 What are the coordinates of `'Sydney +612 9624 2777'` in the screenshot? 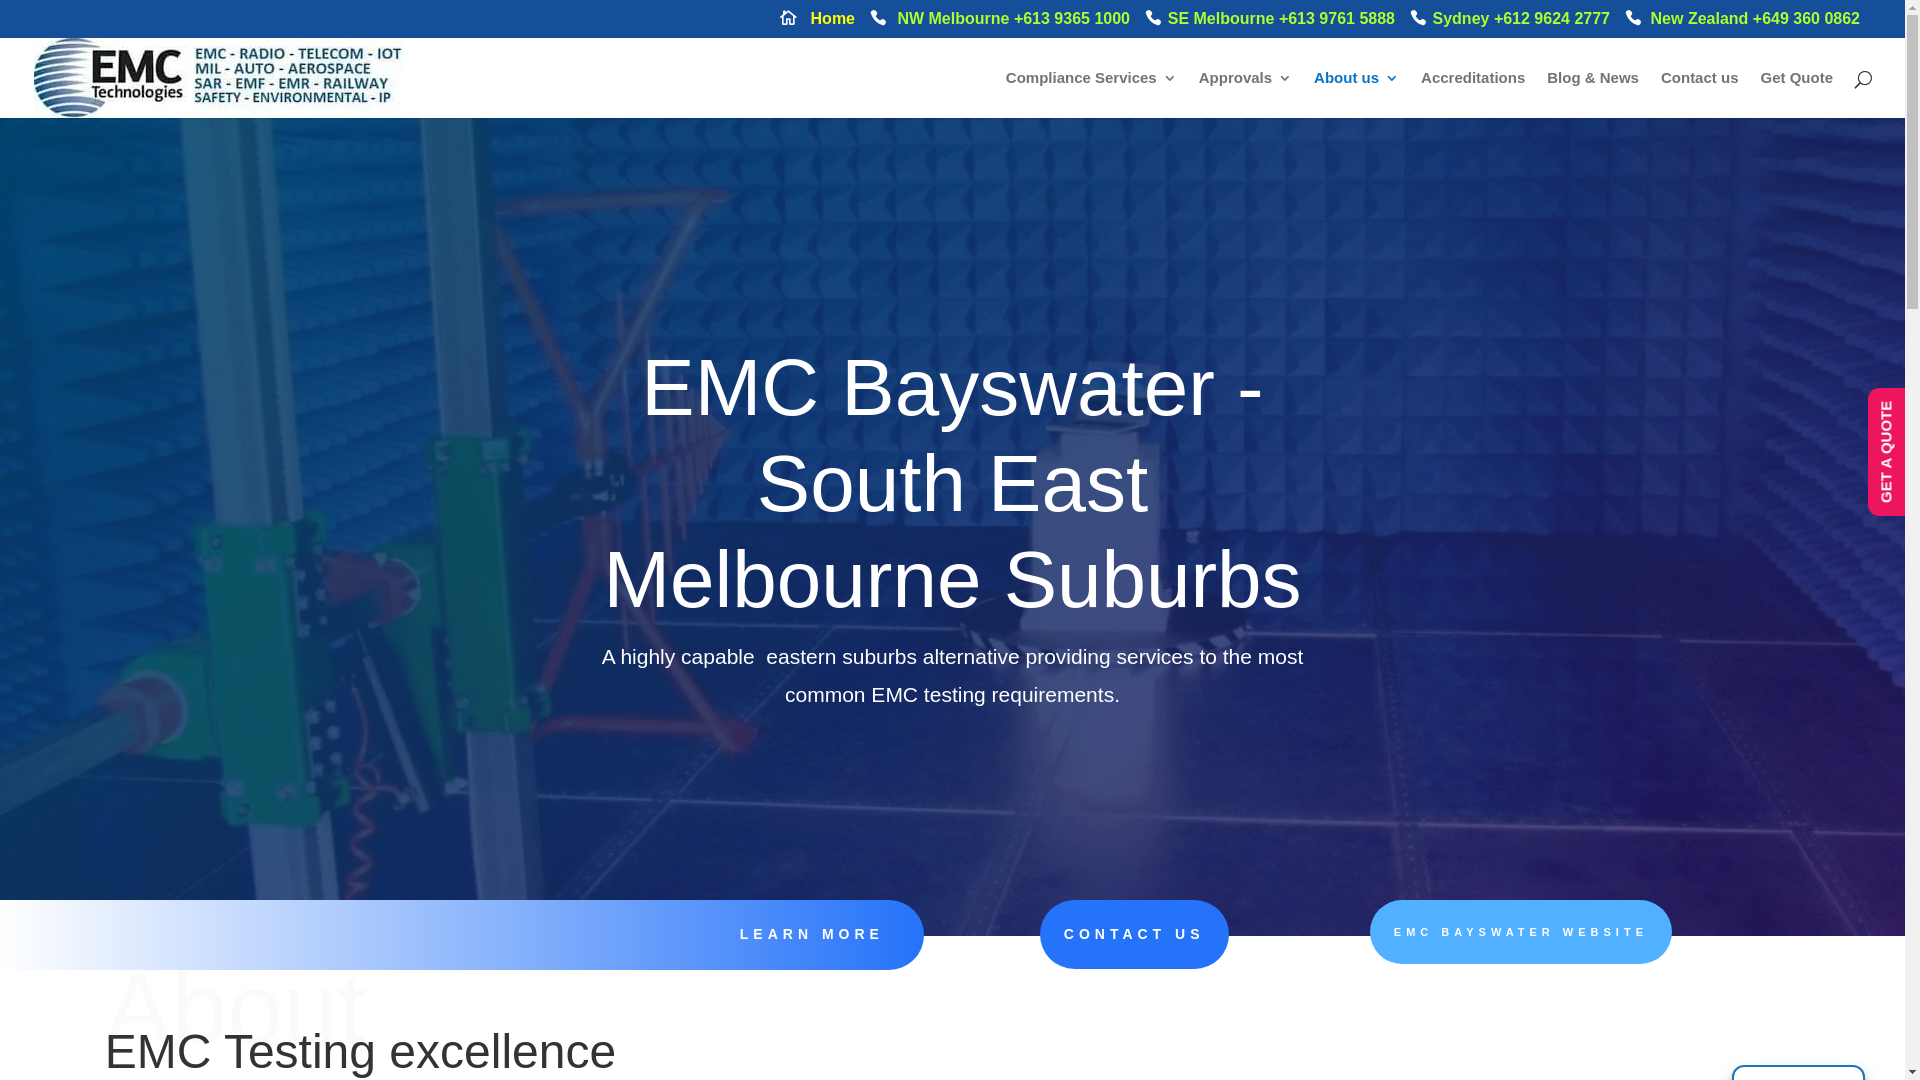 It's located at (1510, 24).